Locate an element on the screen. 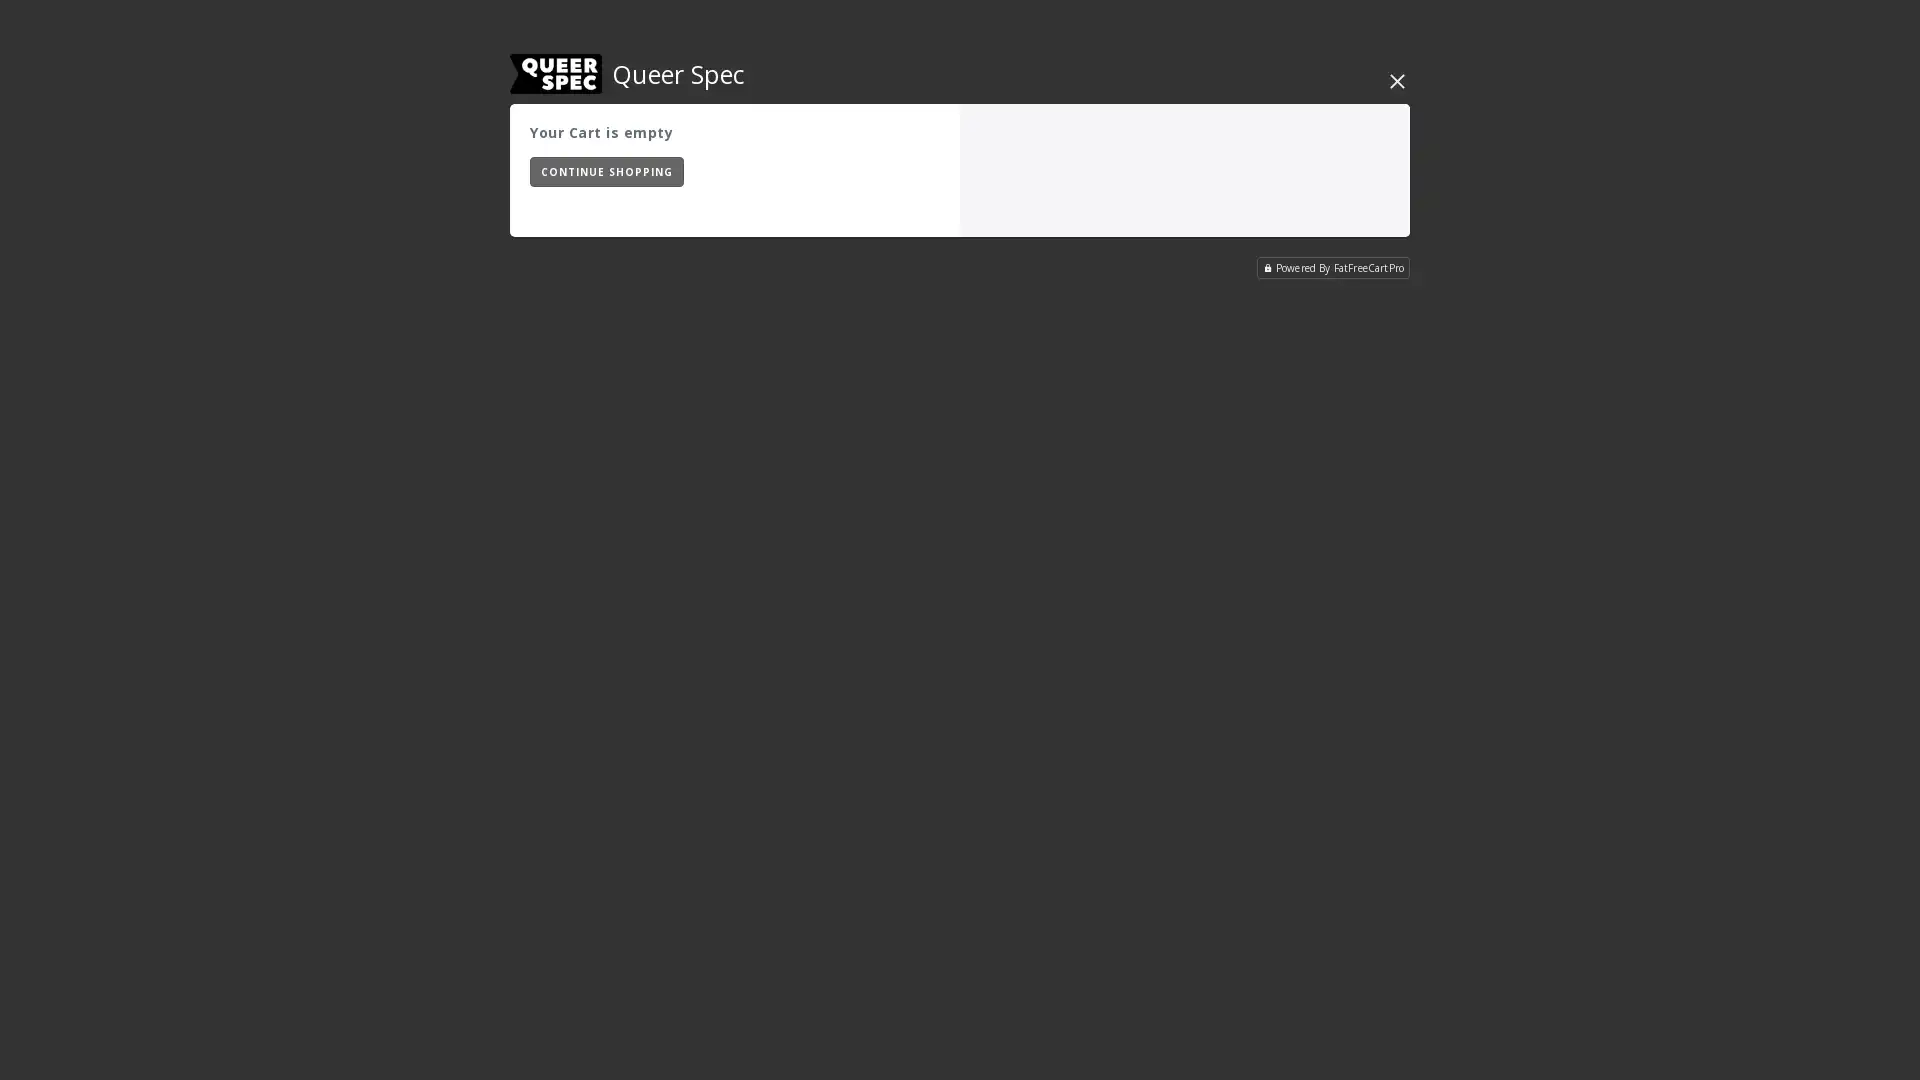  CONTINUE SHOPPING is located at coordinates (605, 171).